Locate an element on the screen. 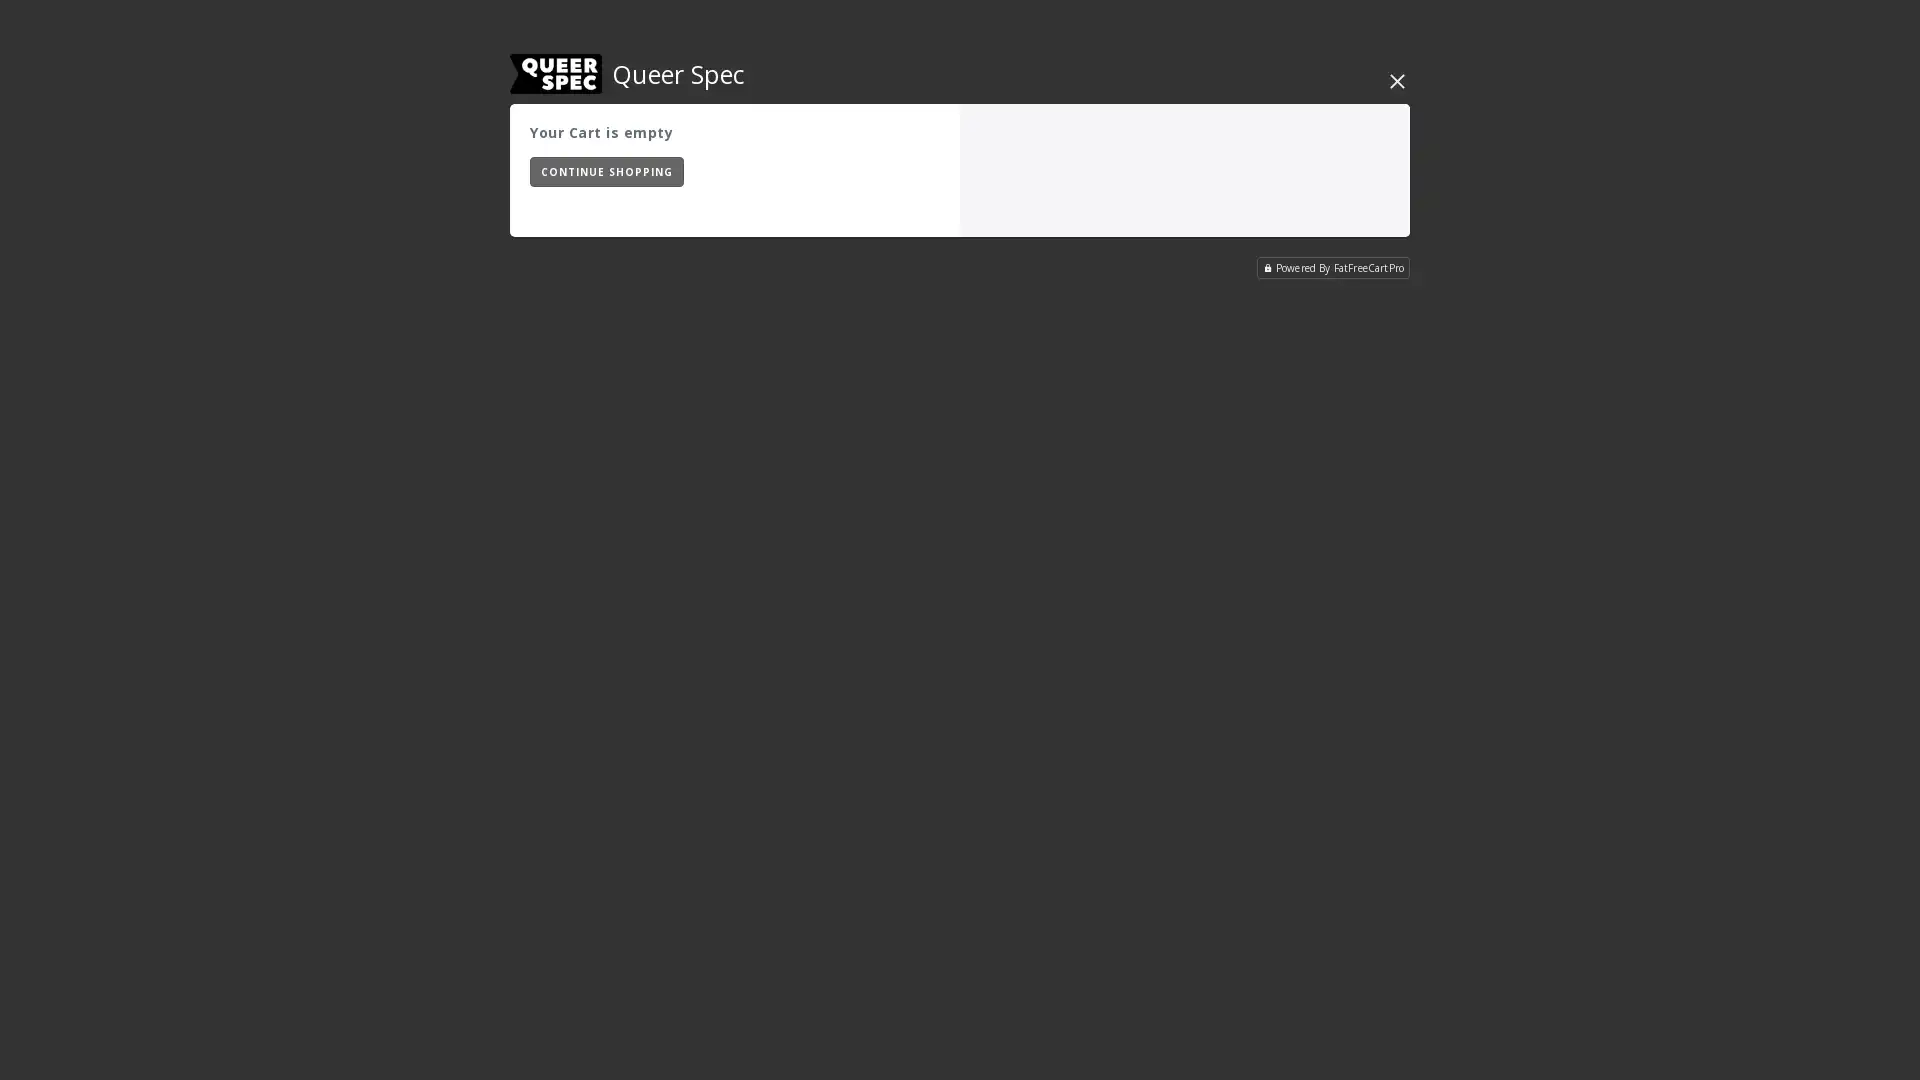  CONTINUE SHOPPING is located at coordinates (605, 171).